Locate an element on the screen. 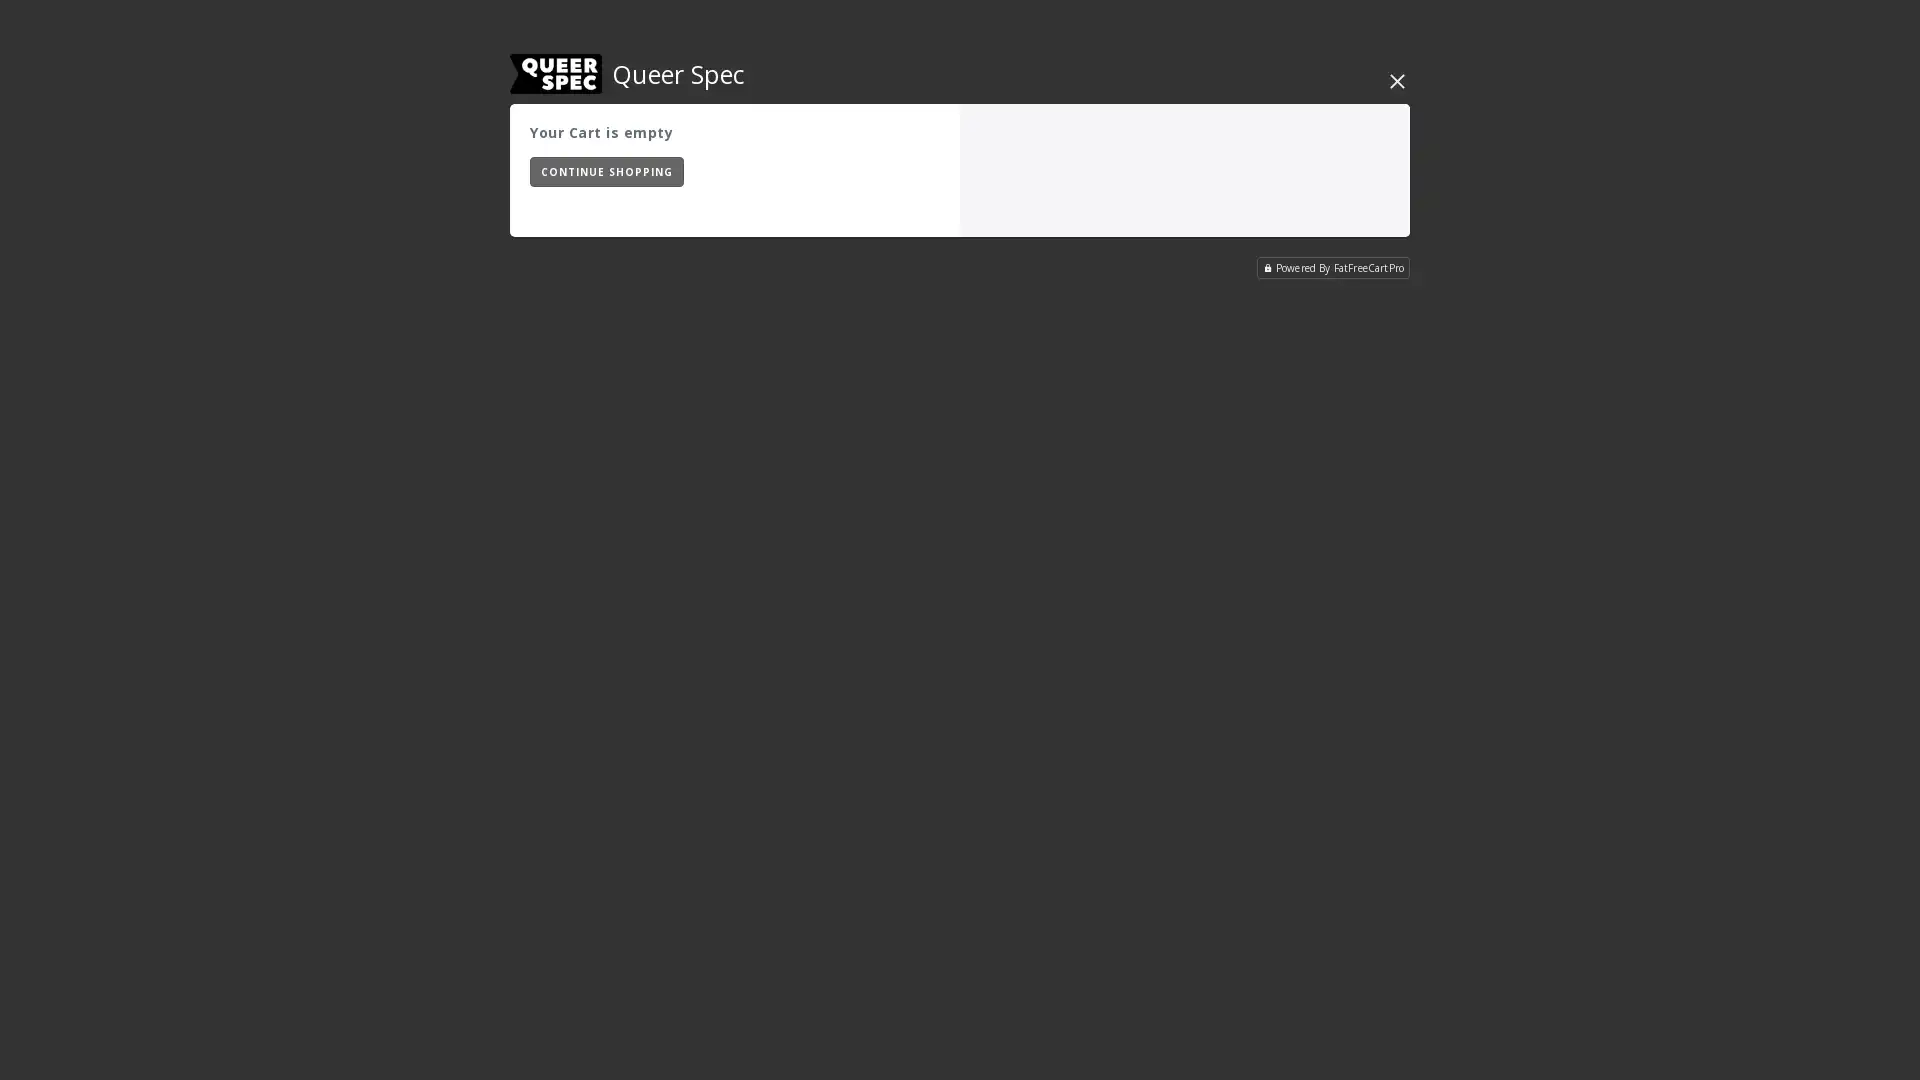  CONTINUE SHOPPING is located at coordinates (605, 171).